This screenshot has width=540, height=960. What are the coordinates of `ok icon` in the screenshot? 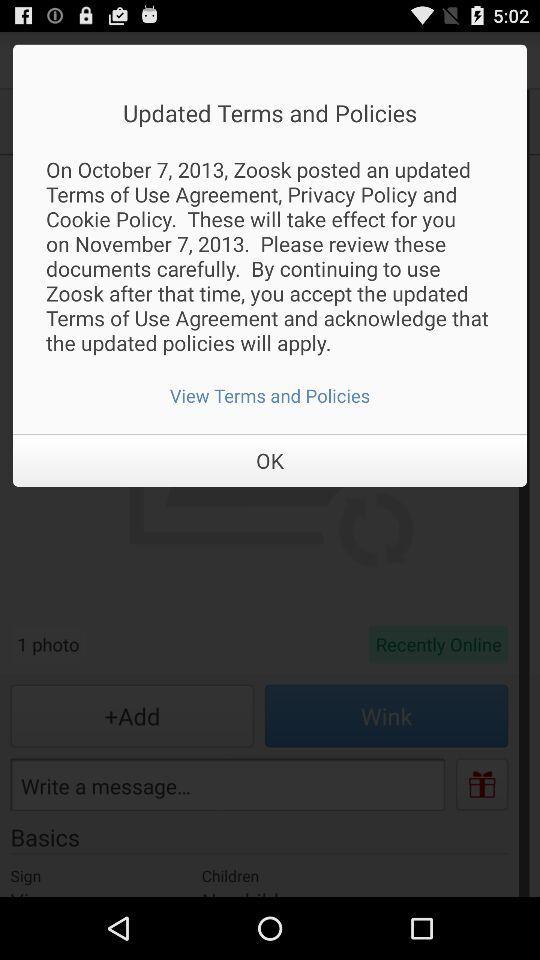 It's located at (270, 460).